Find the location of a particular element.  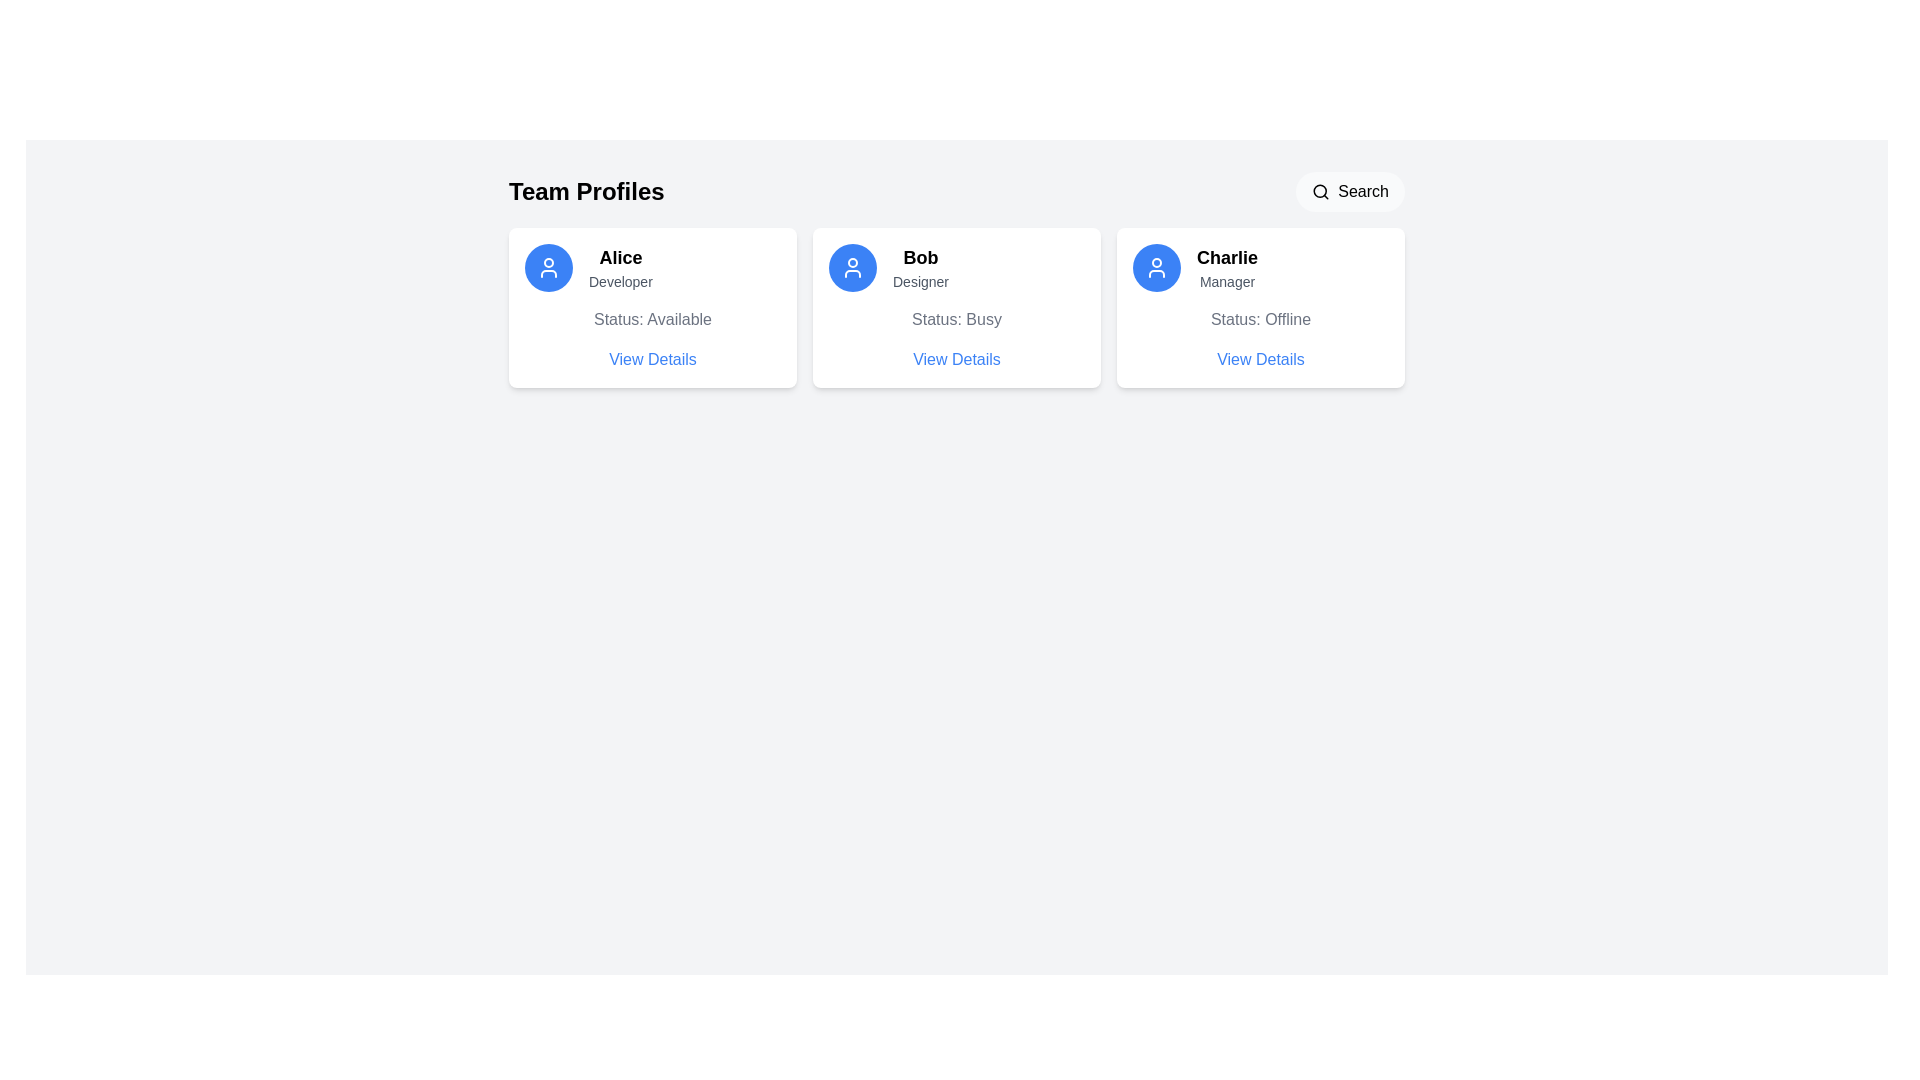

bolded text label 'Charlie' prominently displayed under the 'Team Profiles' heading, positioned towards the top-right corner of the layout is located at coordinates (1226, 257).